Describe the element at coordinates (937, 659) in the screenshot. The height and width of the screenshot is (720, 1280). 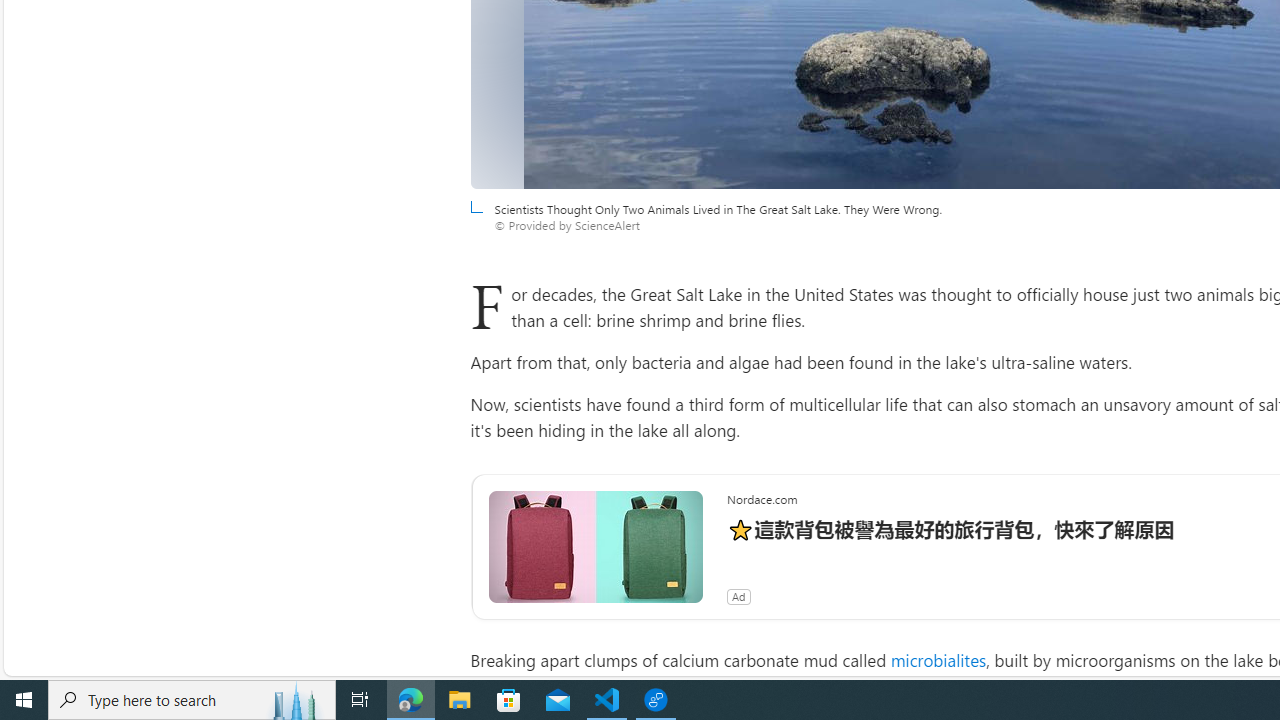
I see `'microbialites'` at that location.